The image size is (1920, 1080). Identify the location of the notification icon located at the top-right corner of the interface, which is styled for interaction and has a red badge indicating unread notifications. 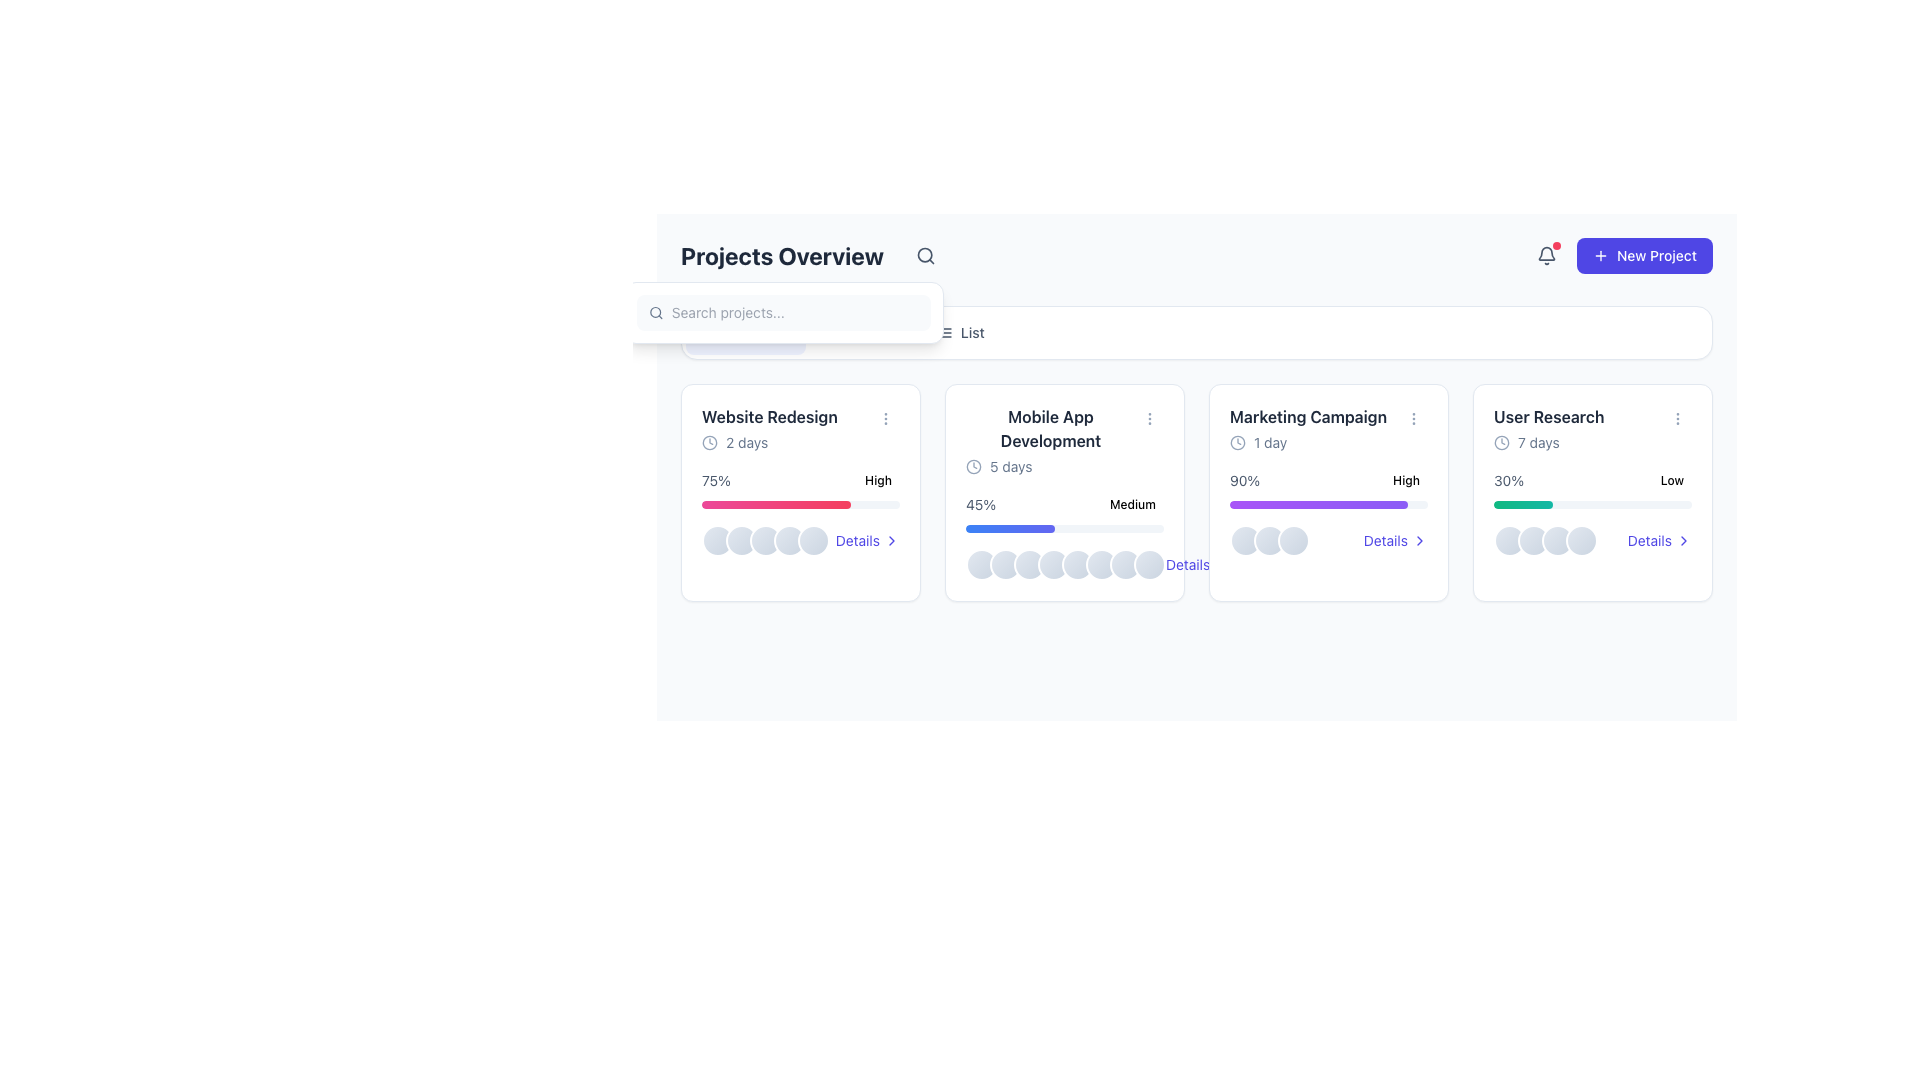
(1545, 254).